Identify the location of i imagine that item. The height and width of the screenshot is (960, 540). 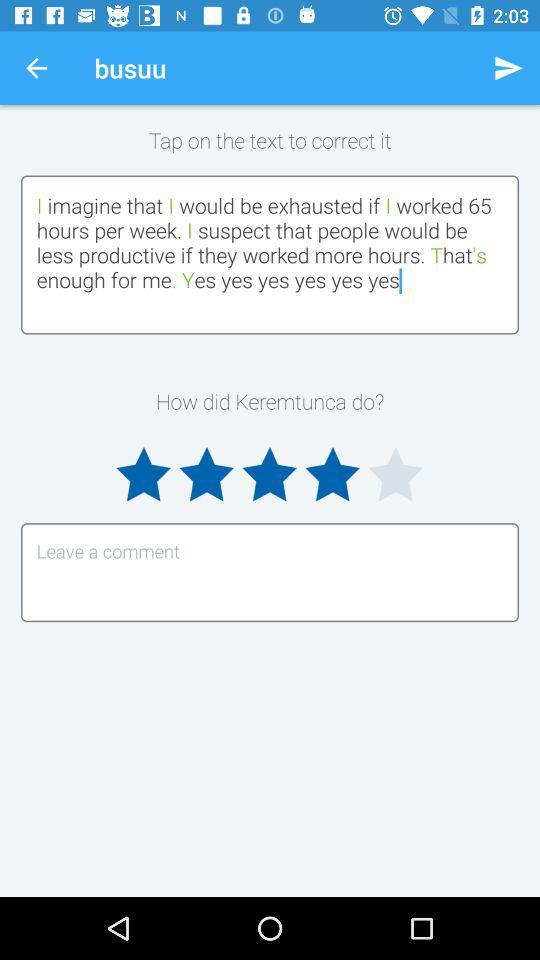
(270, 253).